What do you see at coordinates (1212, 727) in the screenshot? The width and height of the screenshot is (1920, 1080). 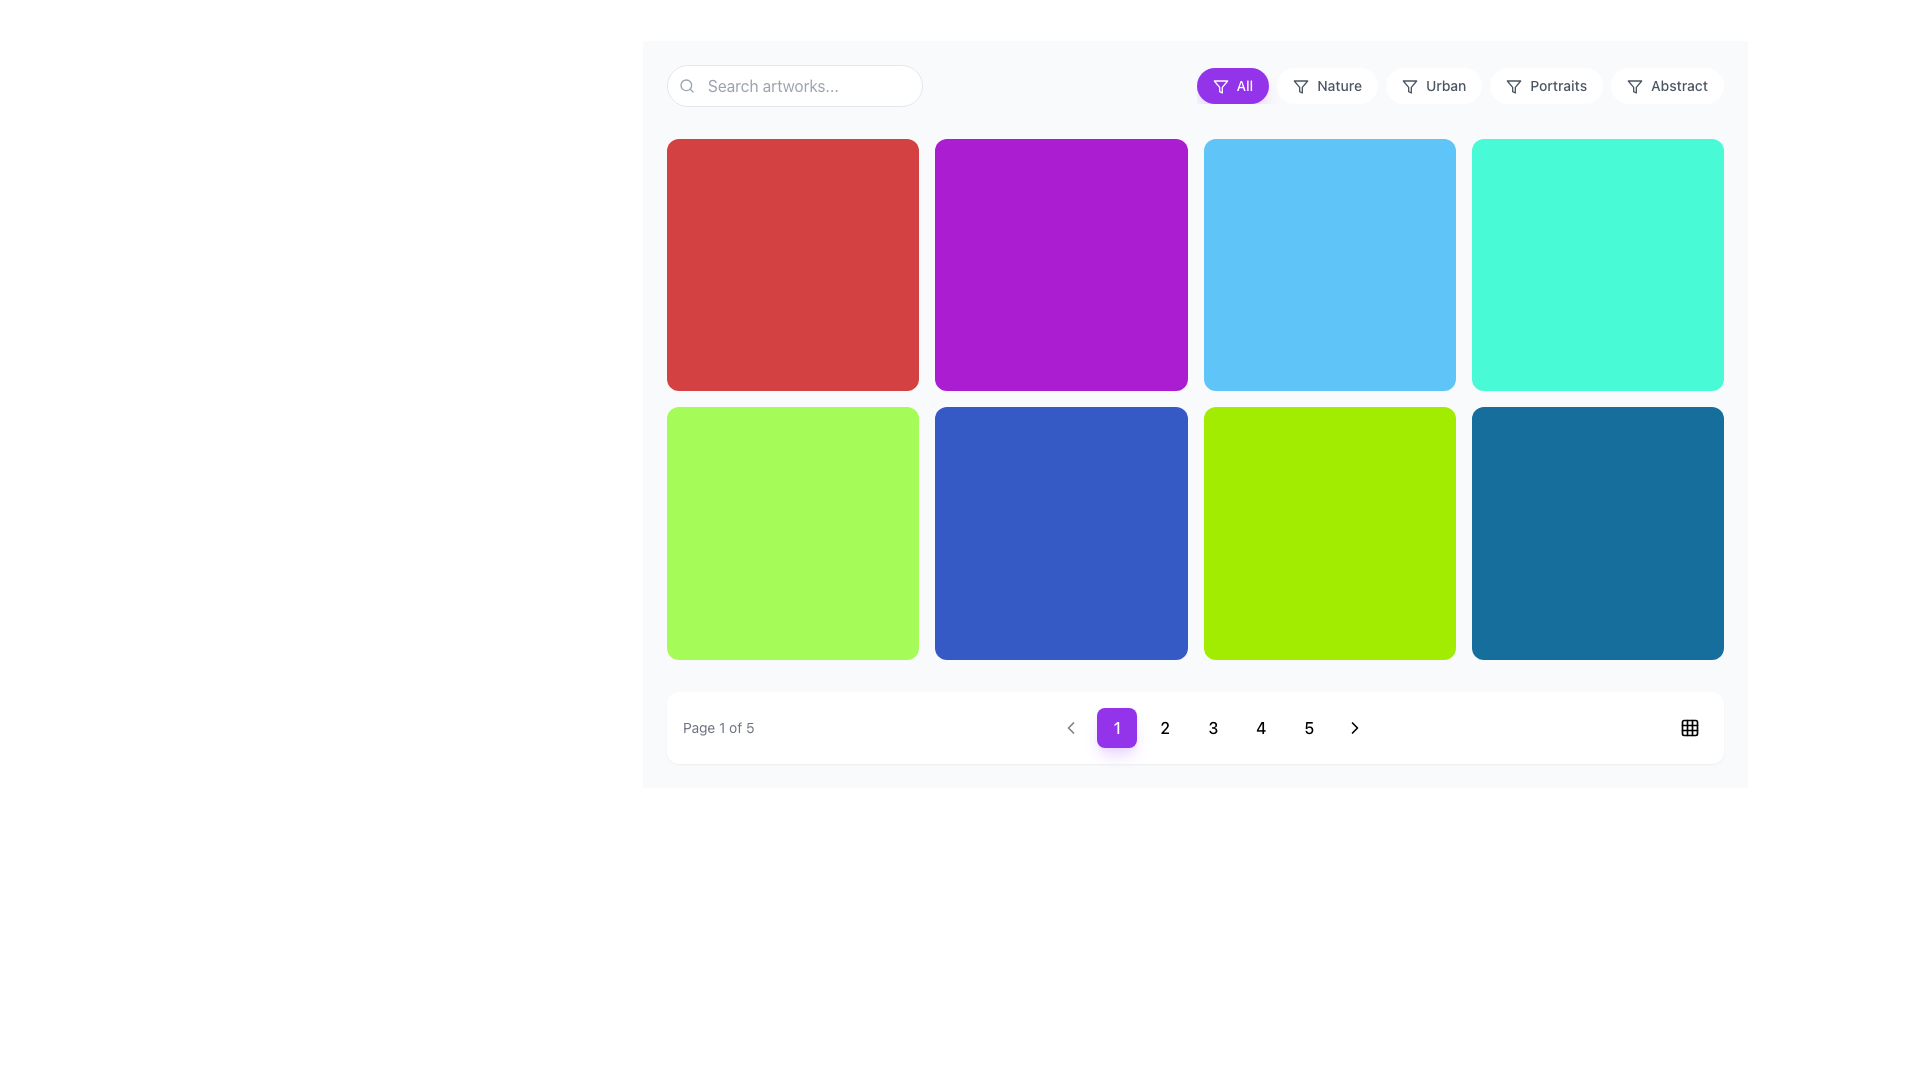 I see `the rounded square button displaying the number '3' in the bottom pagination bar to visually indicate its state` at bounding box center [1212, 727].